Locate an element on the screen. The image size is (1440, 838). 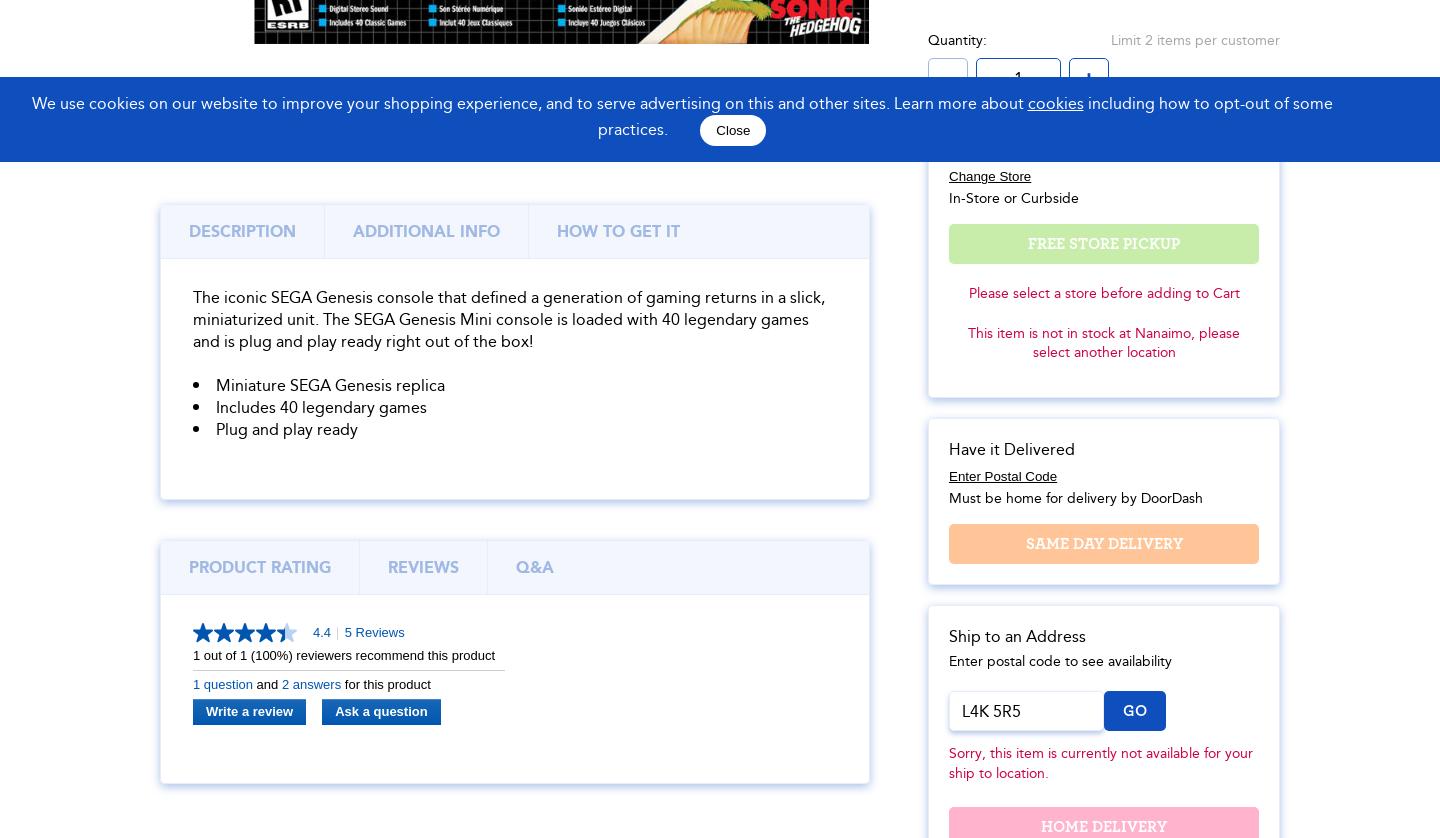
'Description' is located at coordinates (241, 229).